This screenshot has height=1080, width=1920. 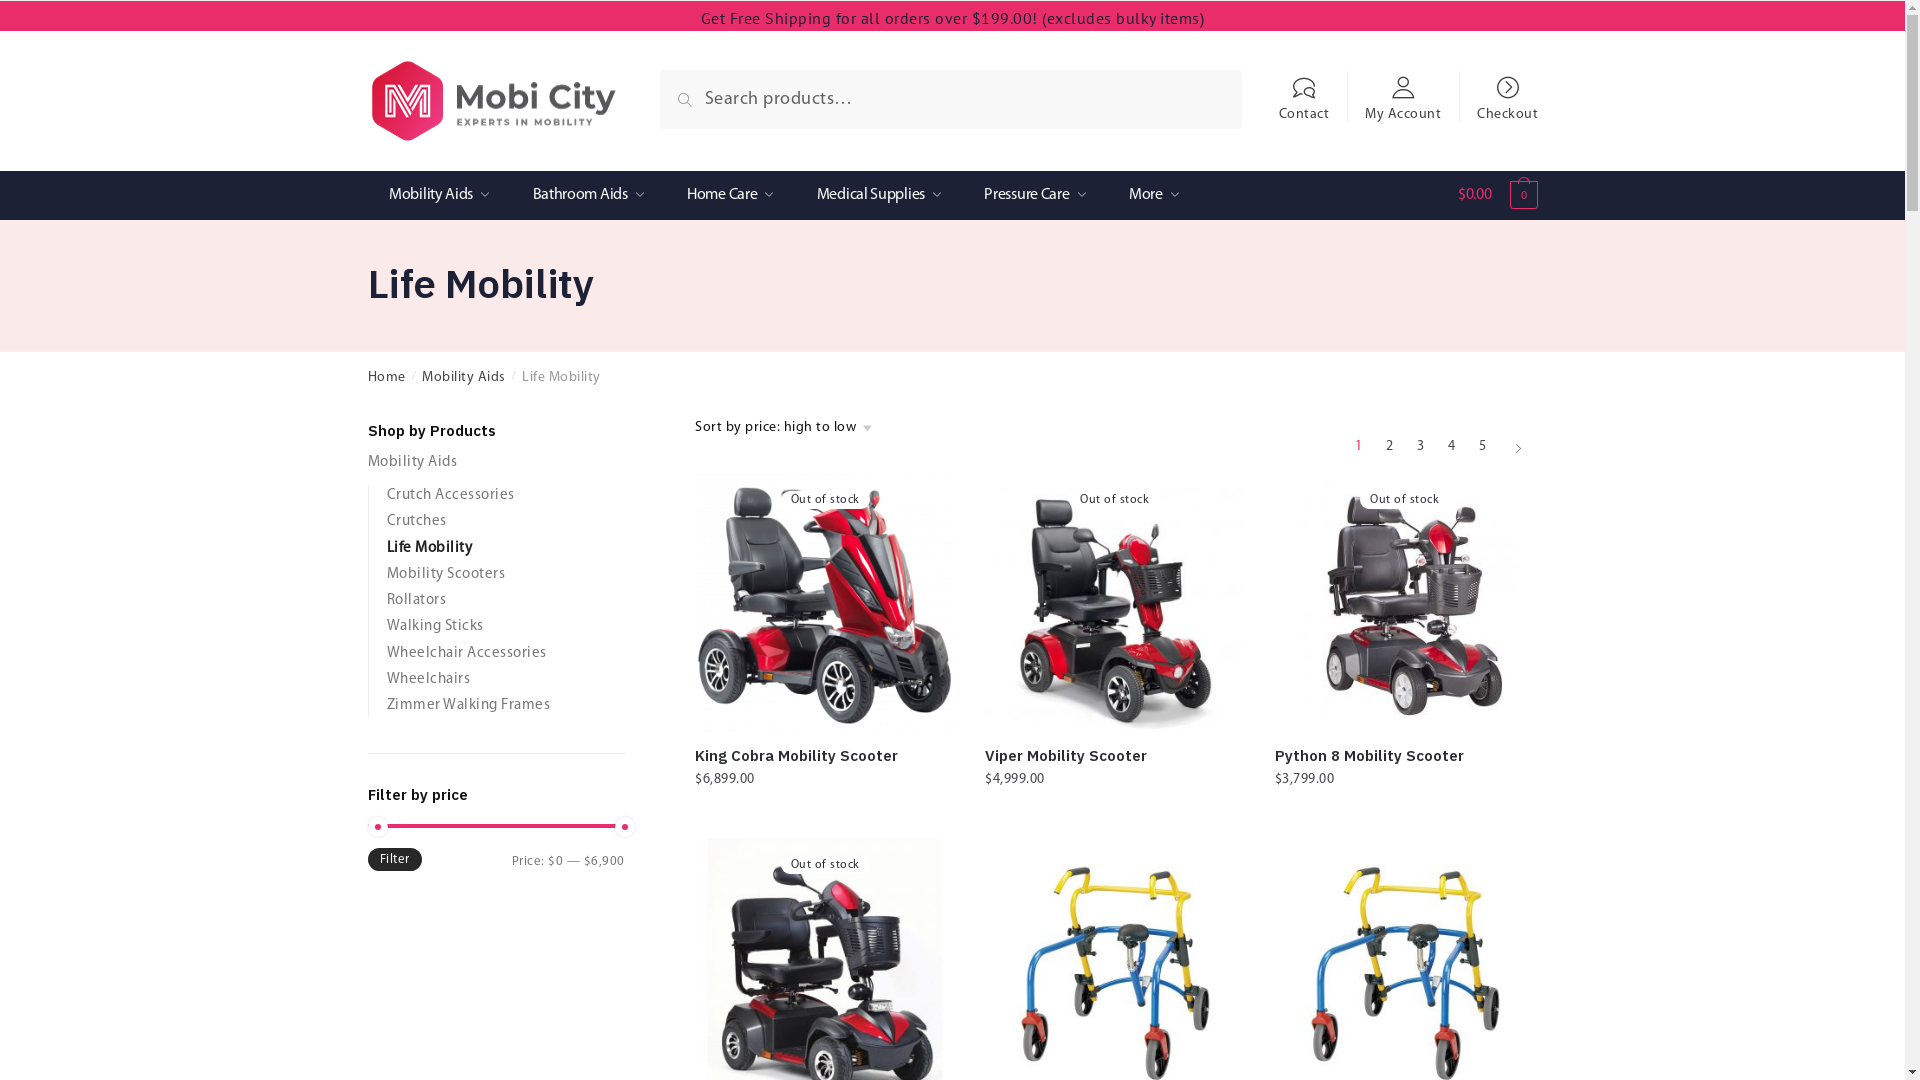 I want to click on 'Life Mobility', so click(x=427, y=548).